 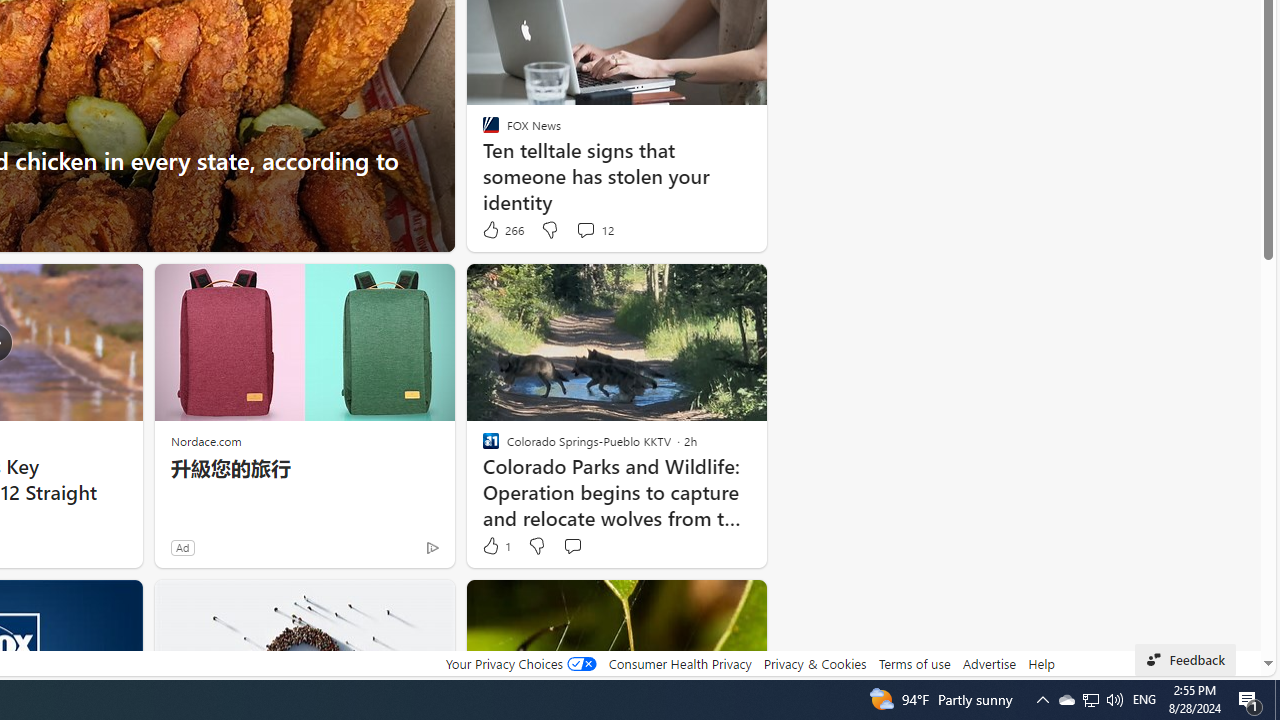 What do you see at coordinates (182, 547) in the screenshot?
I see `'Ad'` at bounding box center [182, 547].